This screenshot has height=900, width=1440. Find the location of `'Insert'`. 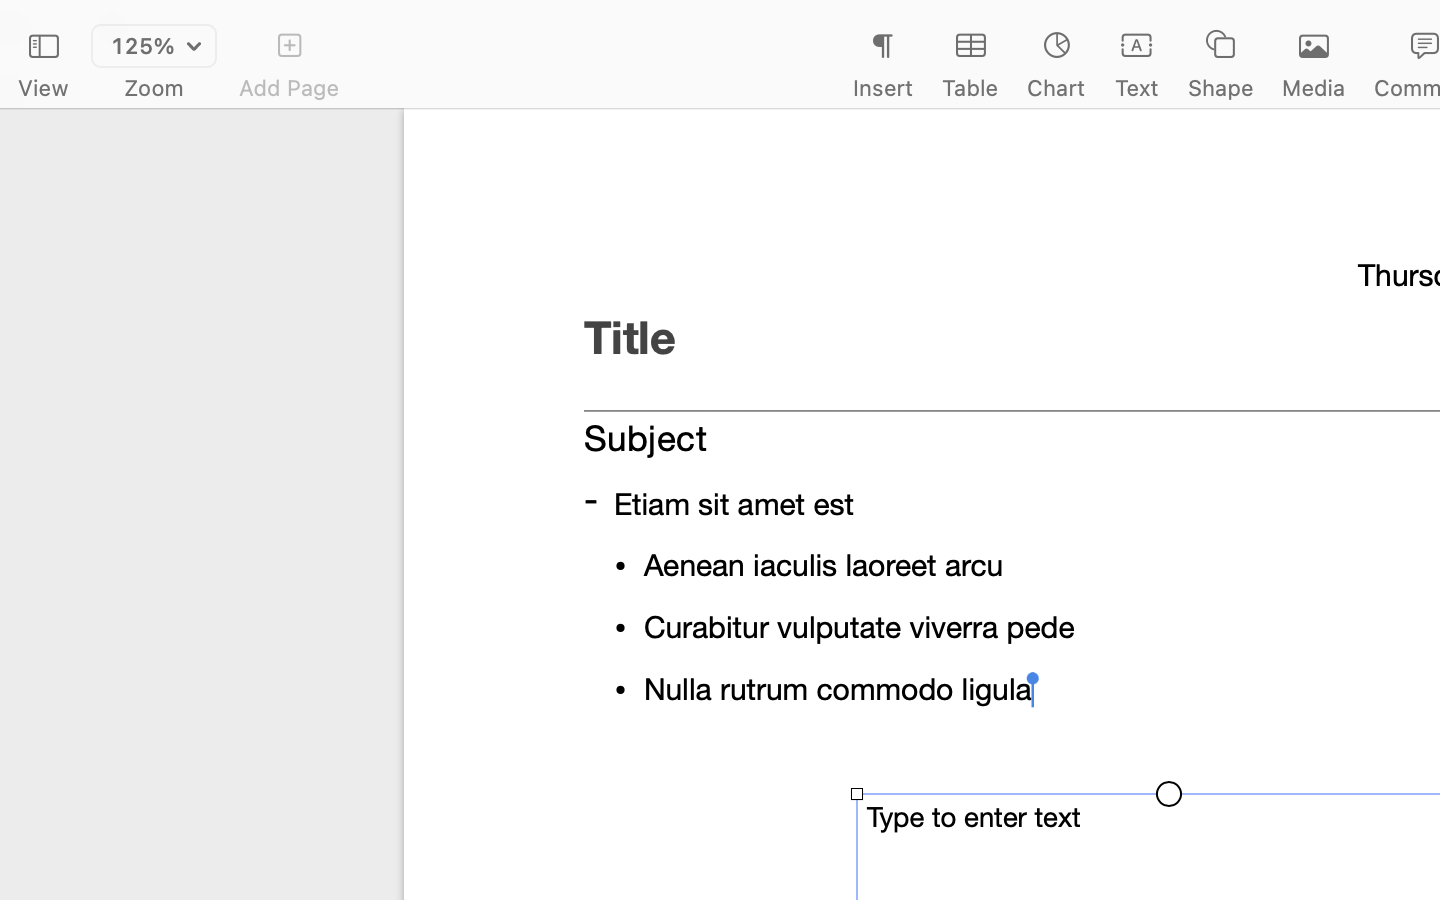

'Insert' is located at coordinates (881, 87).